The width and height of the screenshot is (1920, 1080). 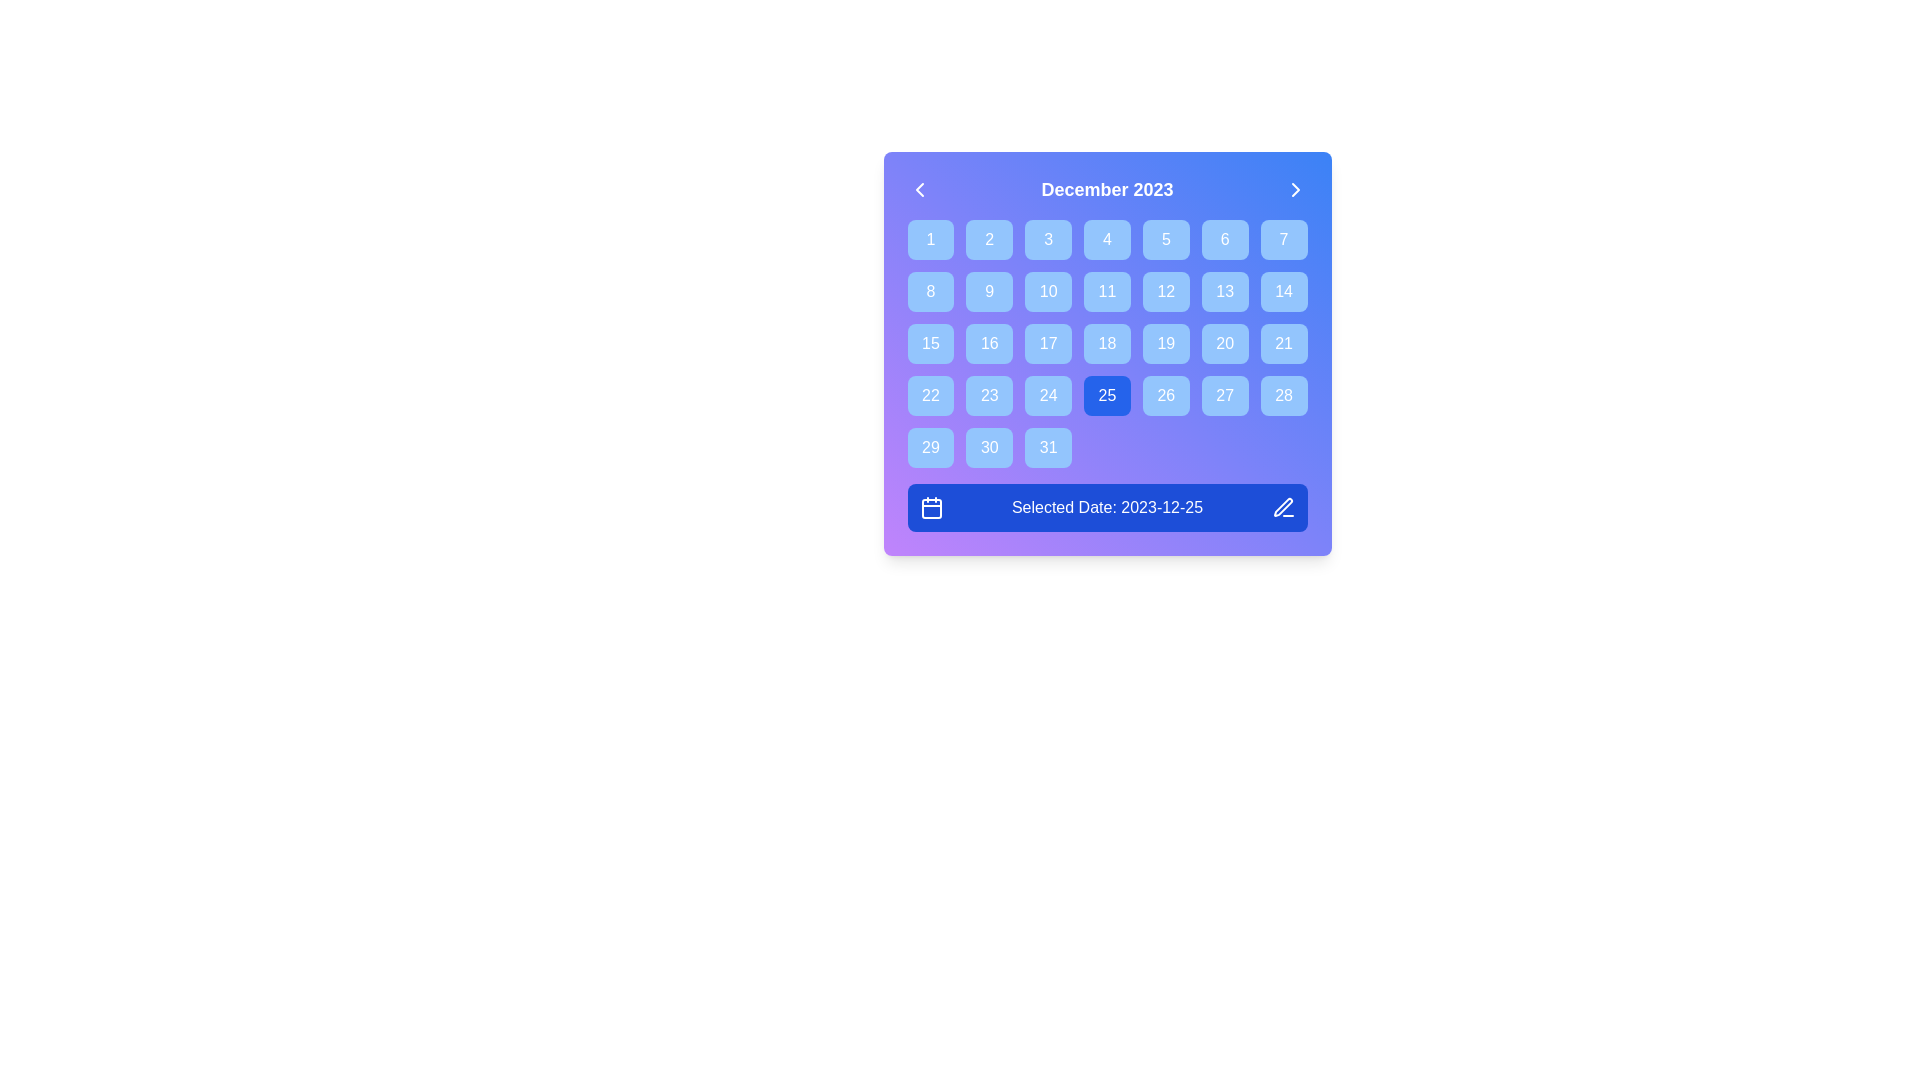 I want to click on the button displaying '20' in white on a light blue background, located in the third row and sixth column of the calendar grid for December 2023, so click(x=1224, y=342).